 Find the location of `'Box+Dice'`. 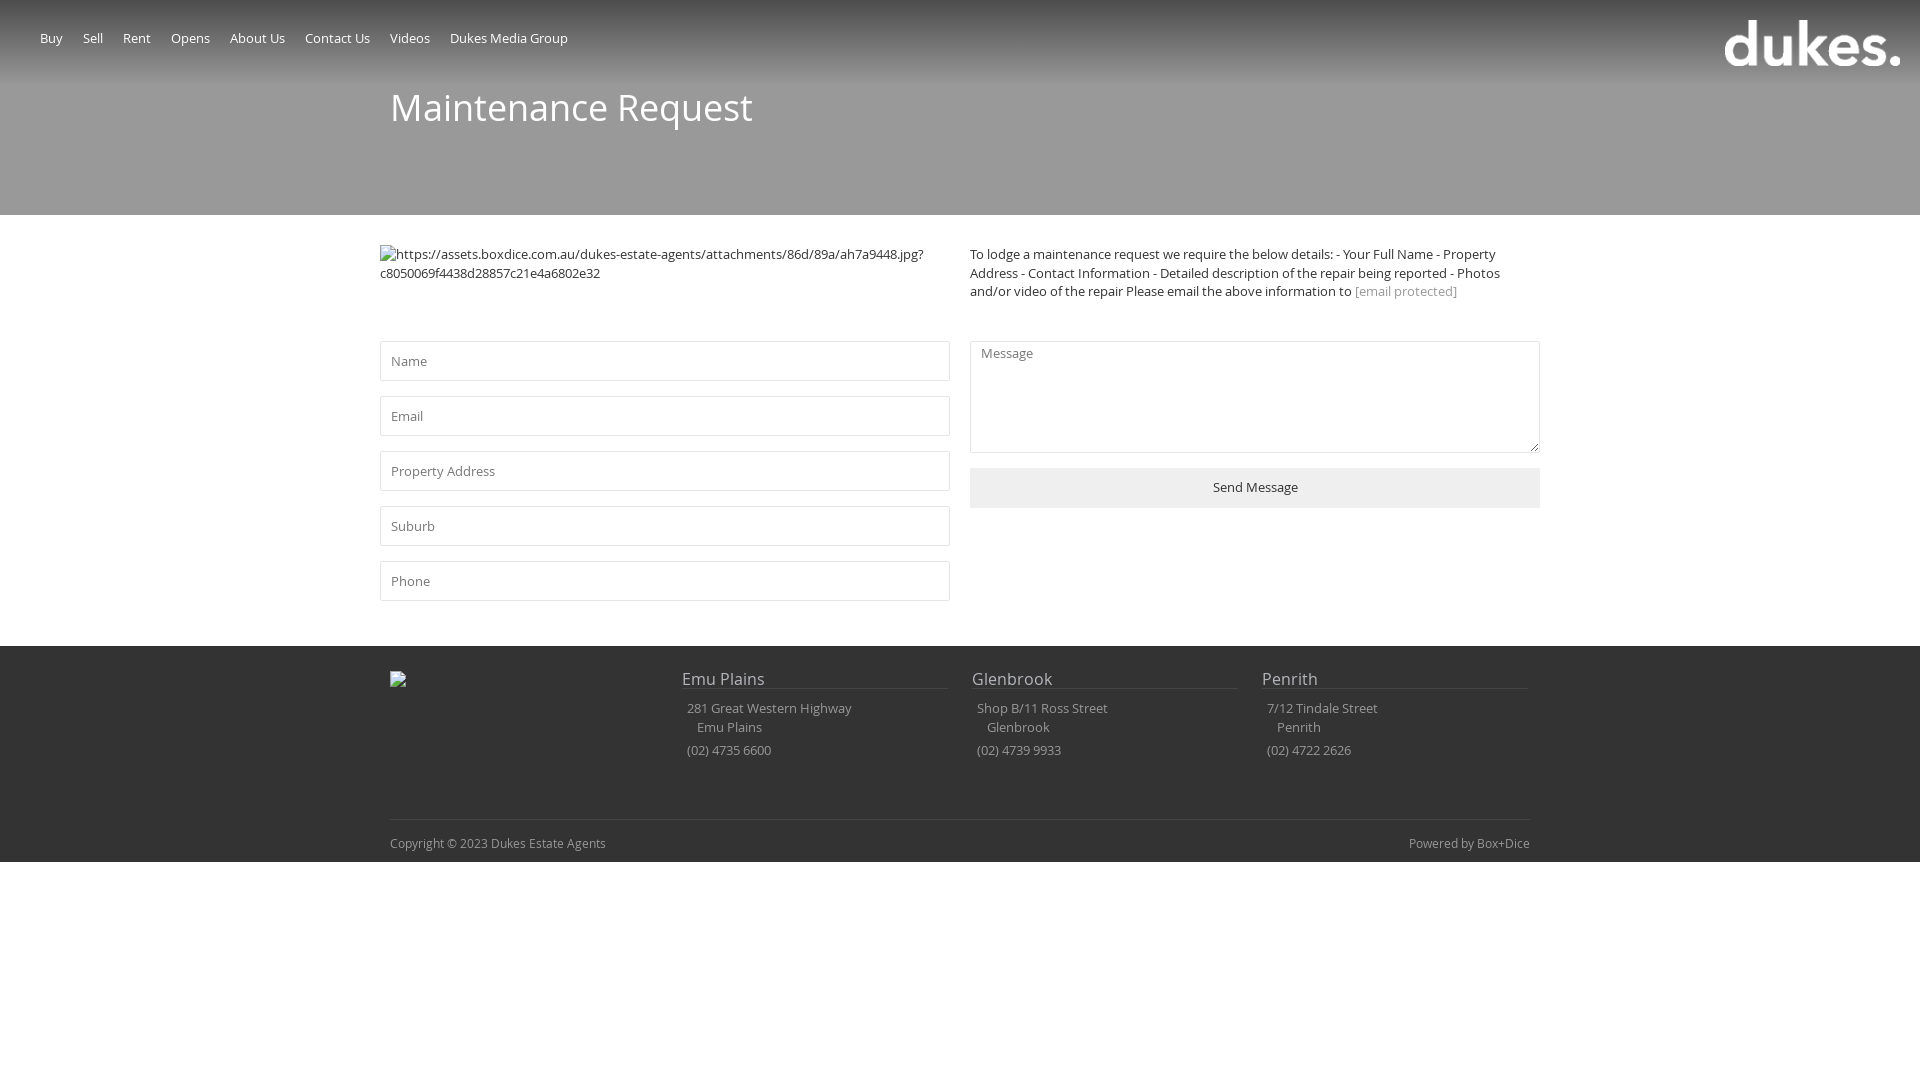

'Box+Dice' is located at coordinates (1503, 843).